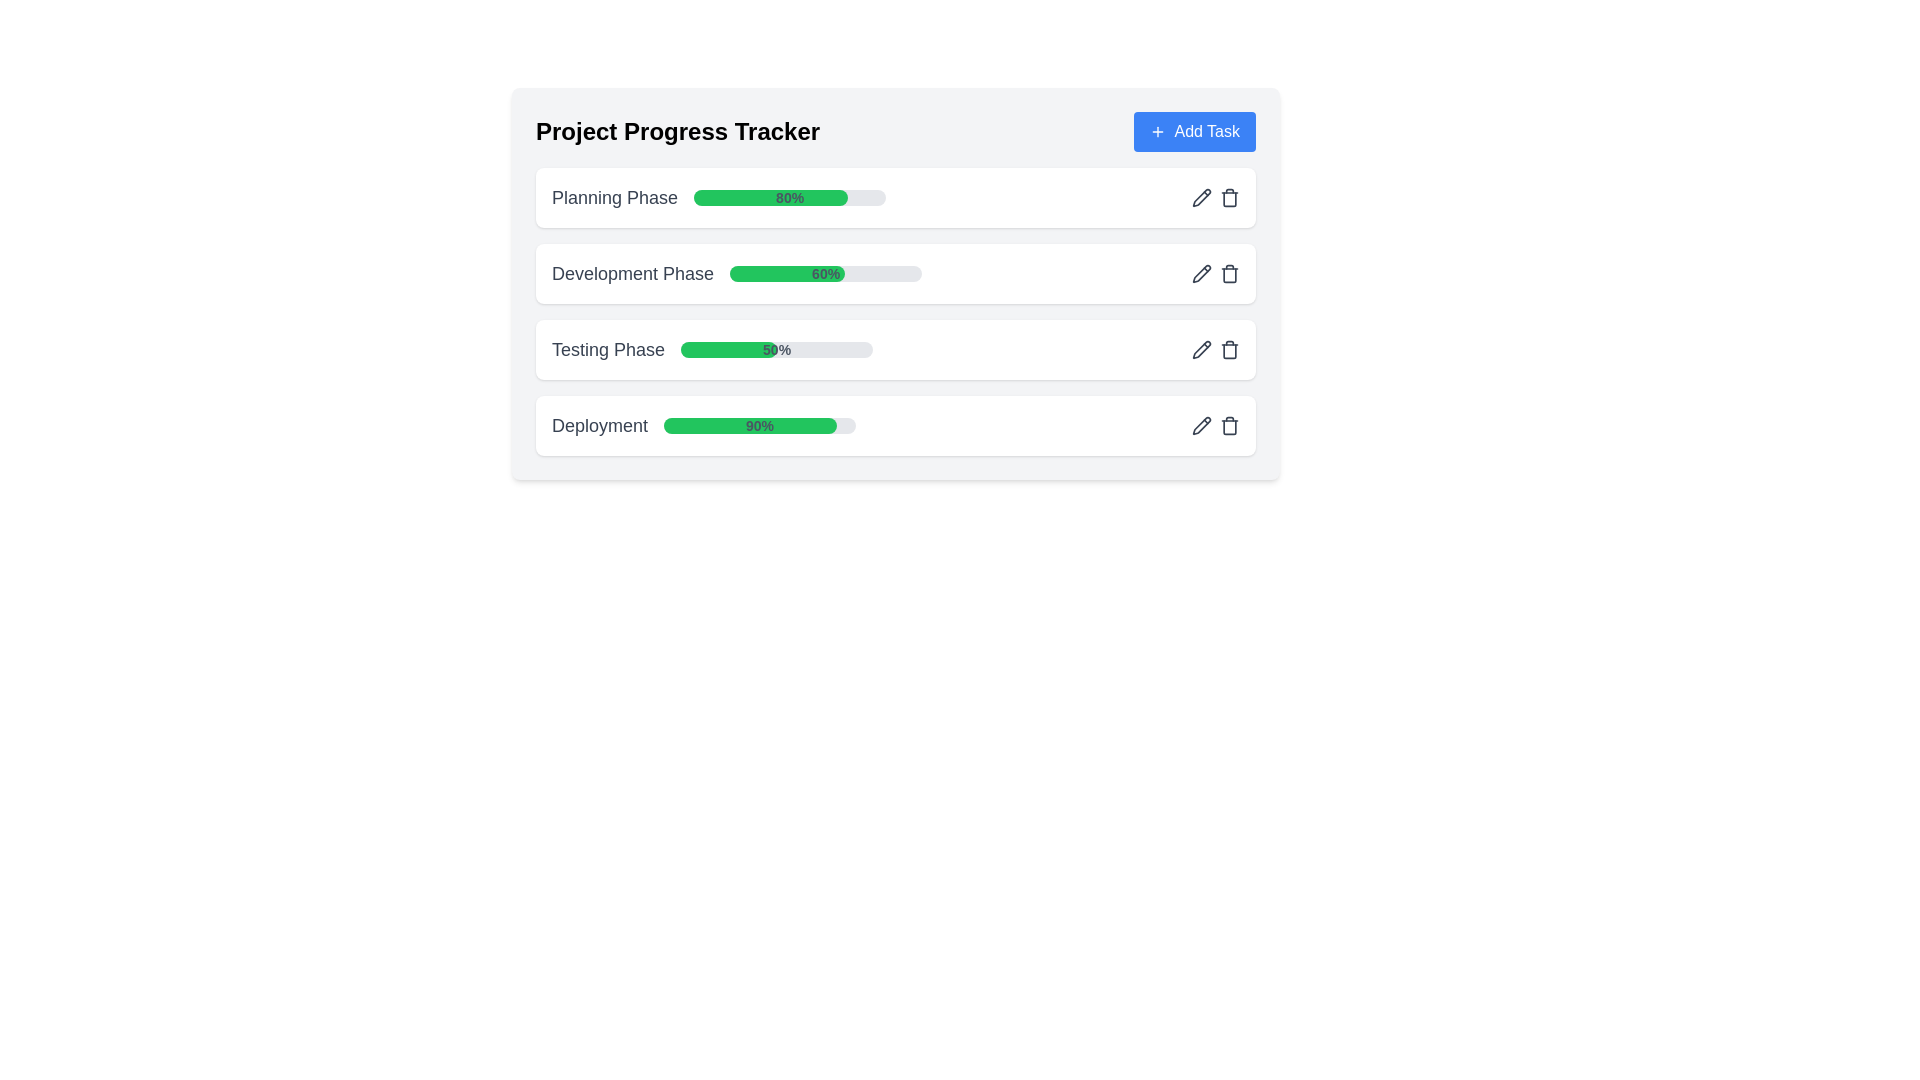  I want to click on the Progress Indicator Row displaying 'Testing Phase' with a green progress bar indicating 50% completion, located in the 'Project Progress Tracker' card, so click(712, 349).